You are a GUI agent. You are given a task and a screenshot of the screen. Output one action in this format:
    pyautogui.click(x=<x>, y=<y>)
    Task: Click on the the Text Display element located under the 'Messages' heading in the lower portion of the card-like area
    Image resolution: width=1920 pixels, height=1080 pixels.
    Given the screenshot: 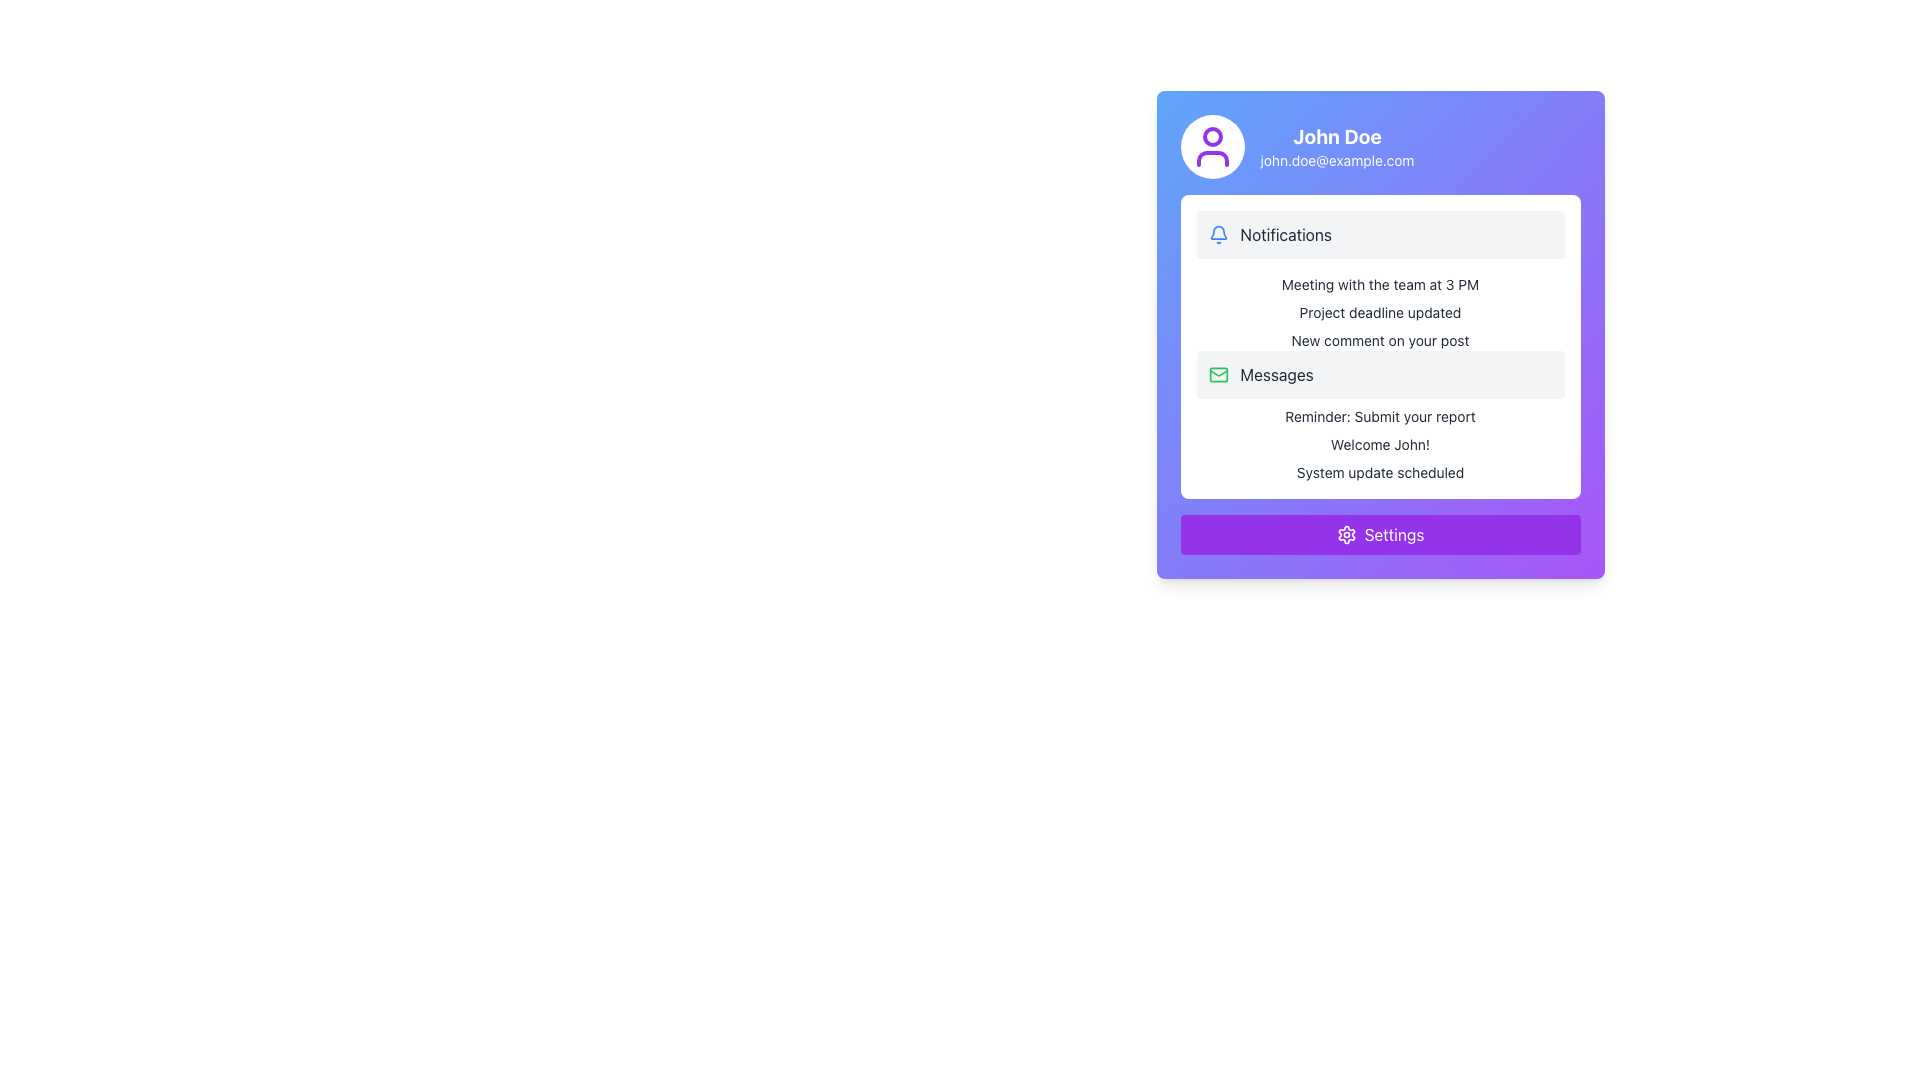 What is the action you would take?
    pyautogui.click(x=1379, y=443)
    